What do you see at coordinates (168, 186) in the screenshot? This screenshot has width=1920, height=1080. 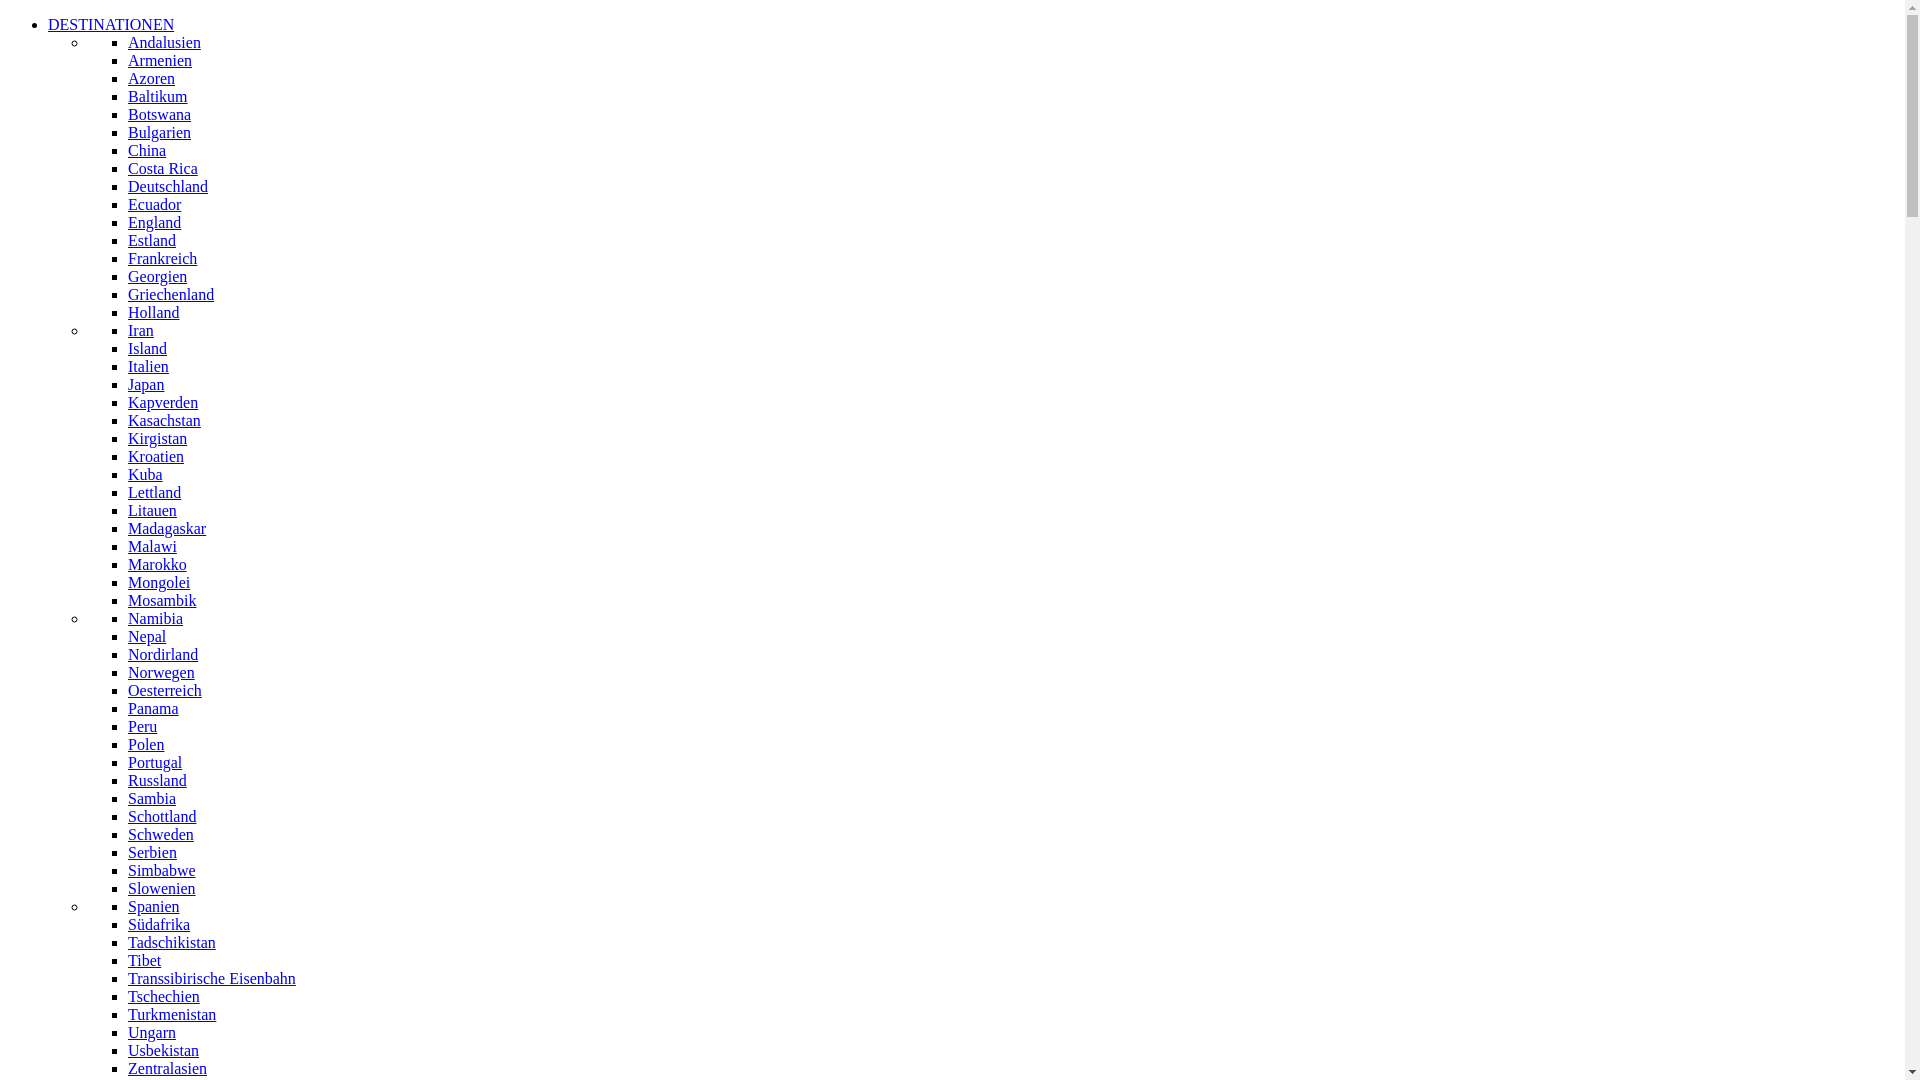 I see `'Deutschland'` at bounding box center [168, 186].